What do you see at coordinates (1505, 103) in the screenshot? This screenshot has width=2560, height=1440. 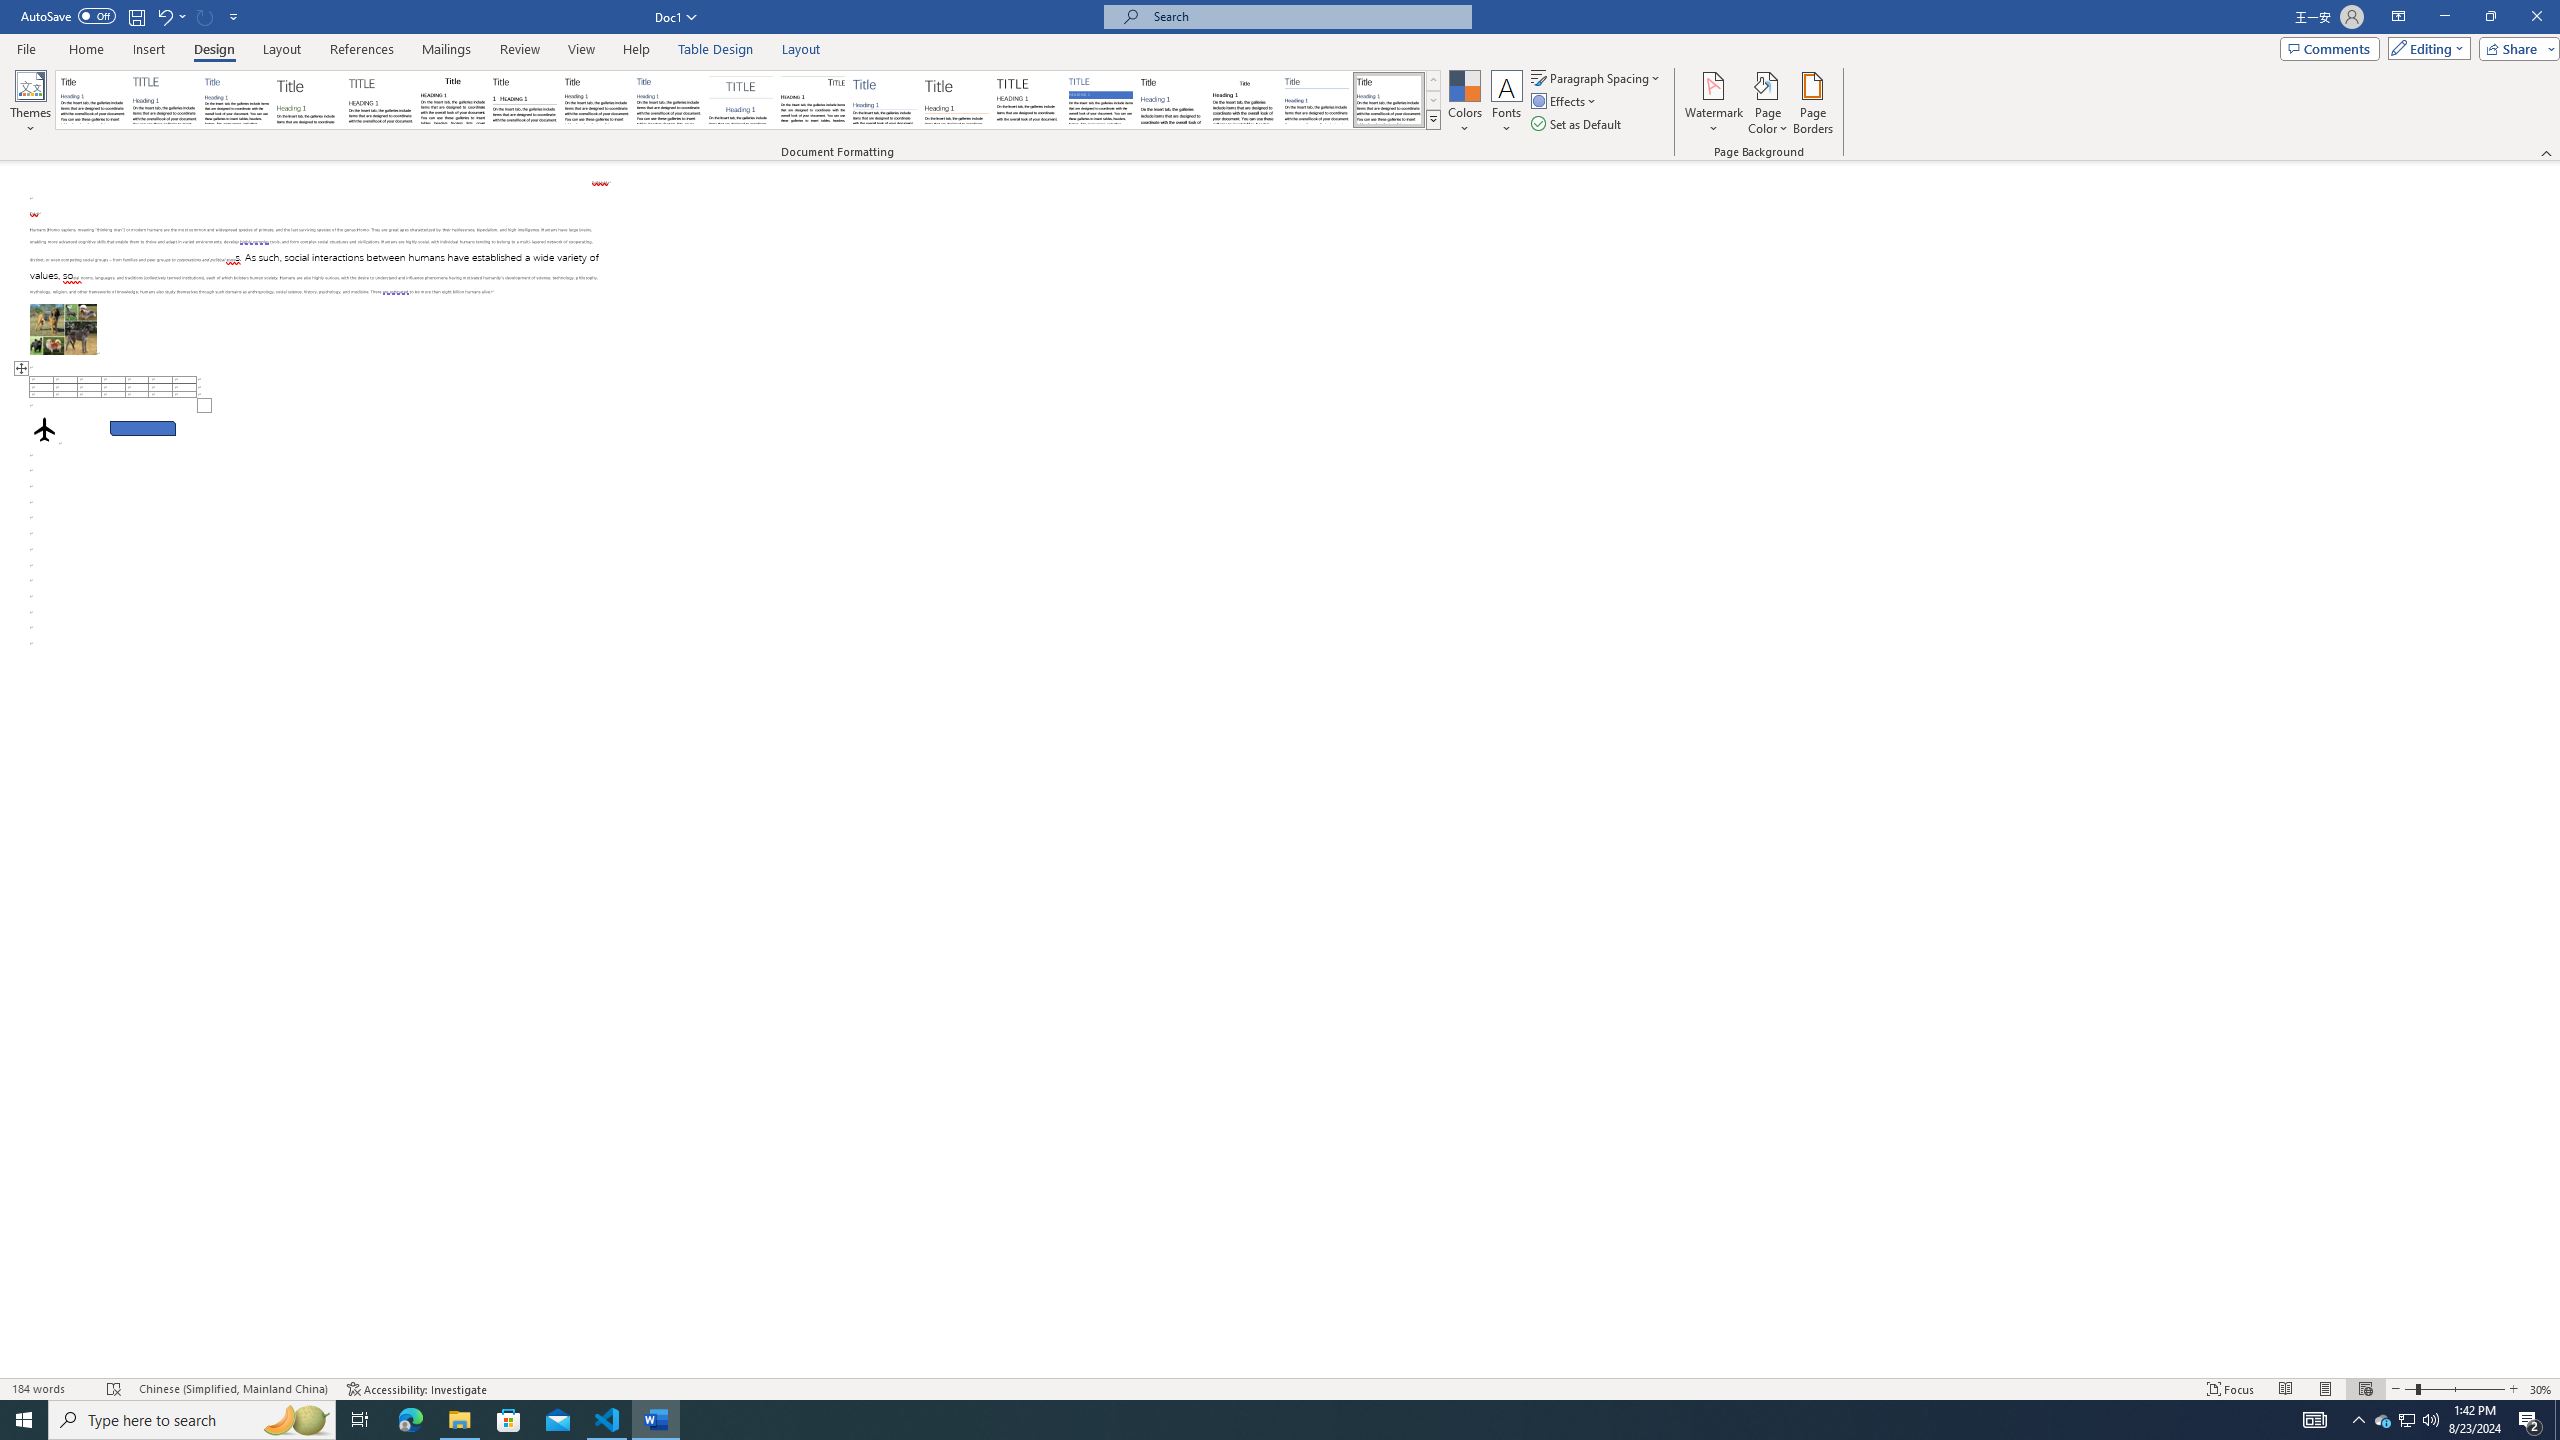 I see `'Fonts'` at bounding box center [1505, 103].